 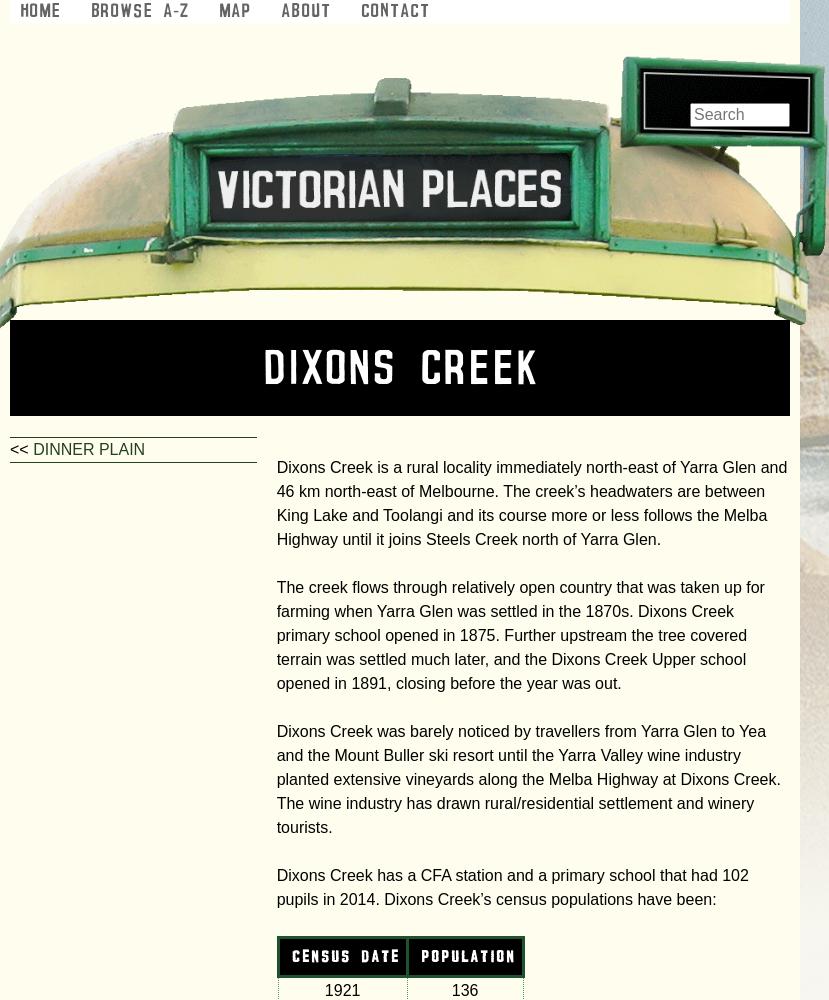 What do you see at coordinates (464, 989) in the screenshot?
I see `'136'` at bounding box center [464, 989].